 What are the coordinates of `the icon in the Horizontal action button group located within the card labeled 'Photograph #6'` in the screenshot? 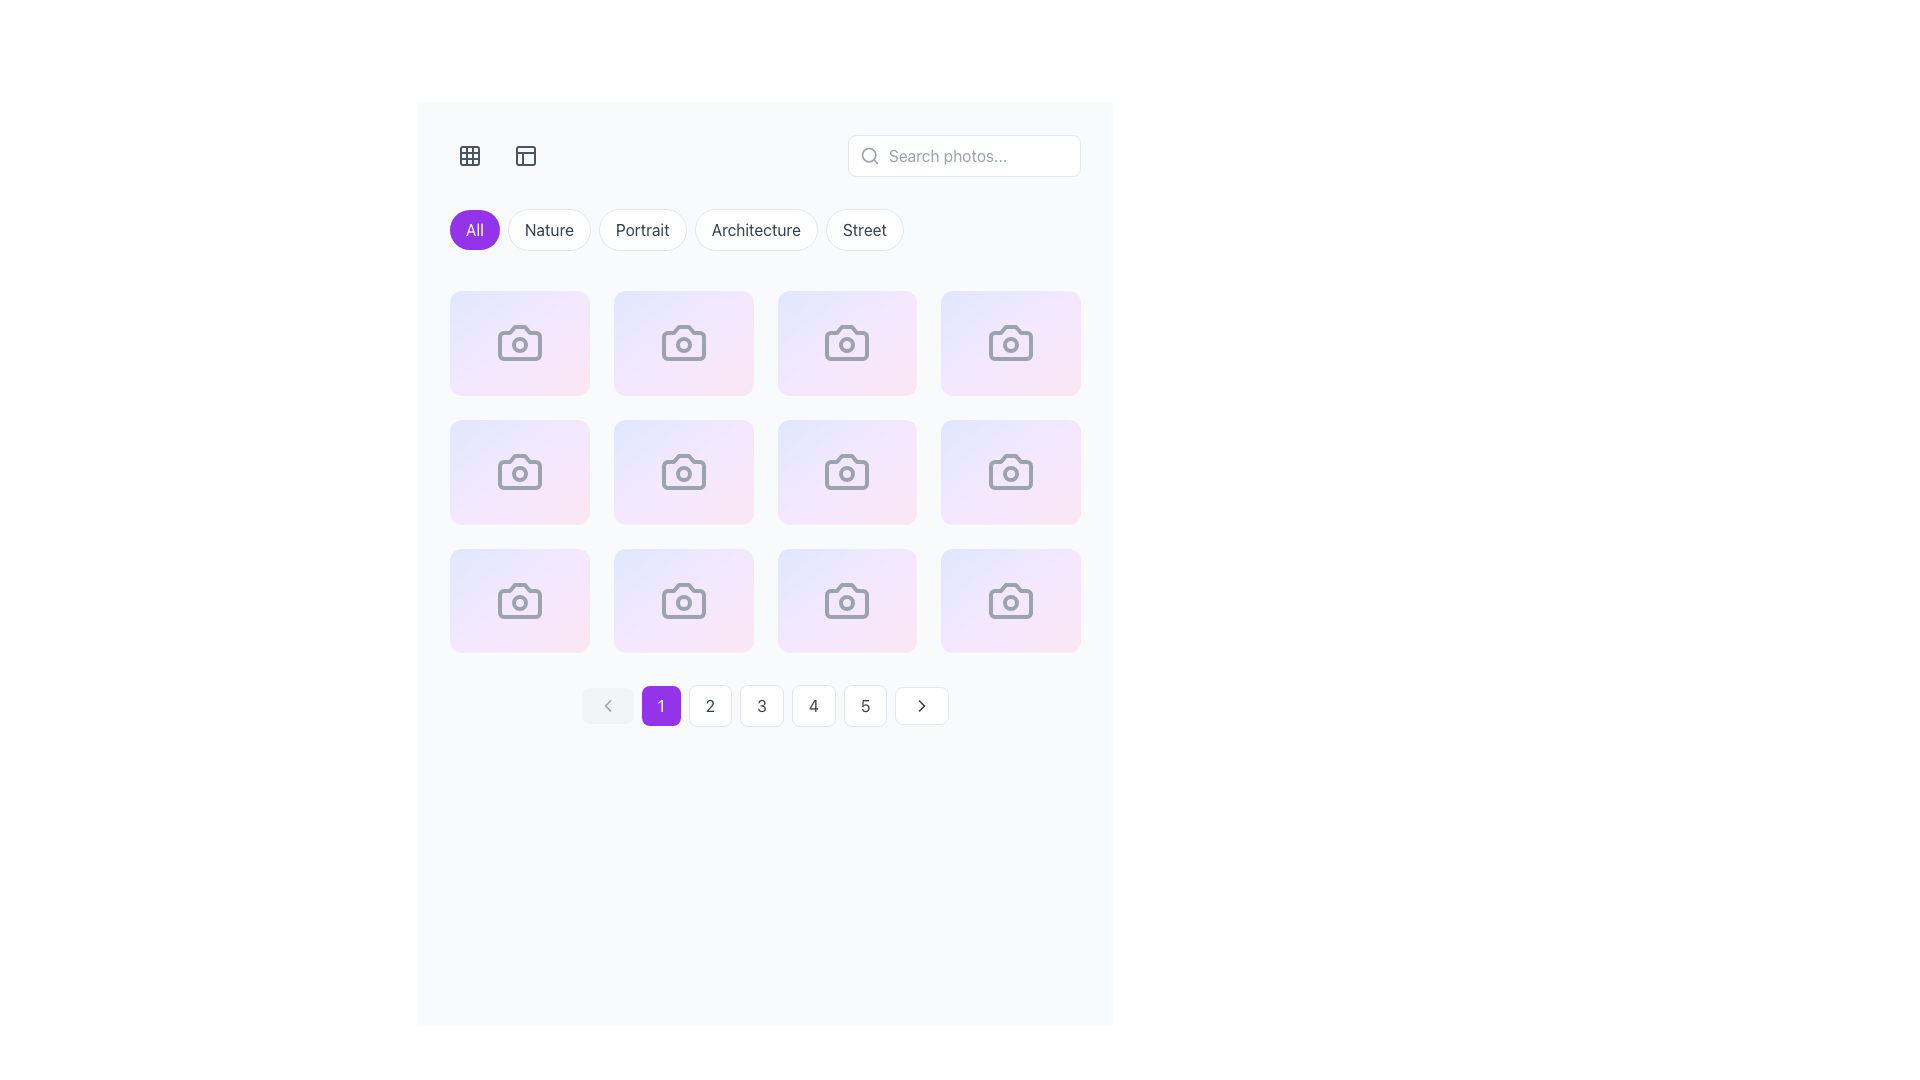 It's located at (683, 491).